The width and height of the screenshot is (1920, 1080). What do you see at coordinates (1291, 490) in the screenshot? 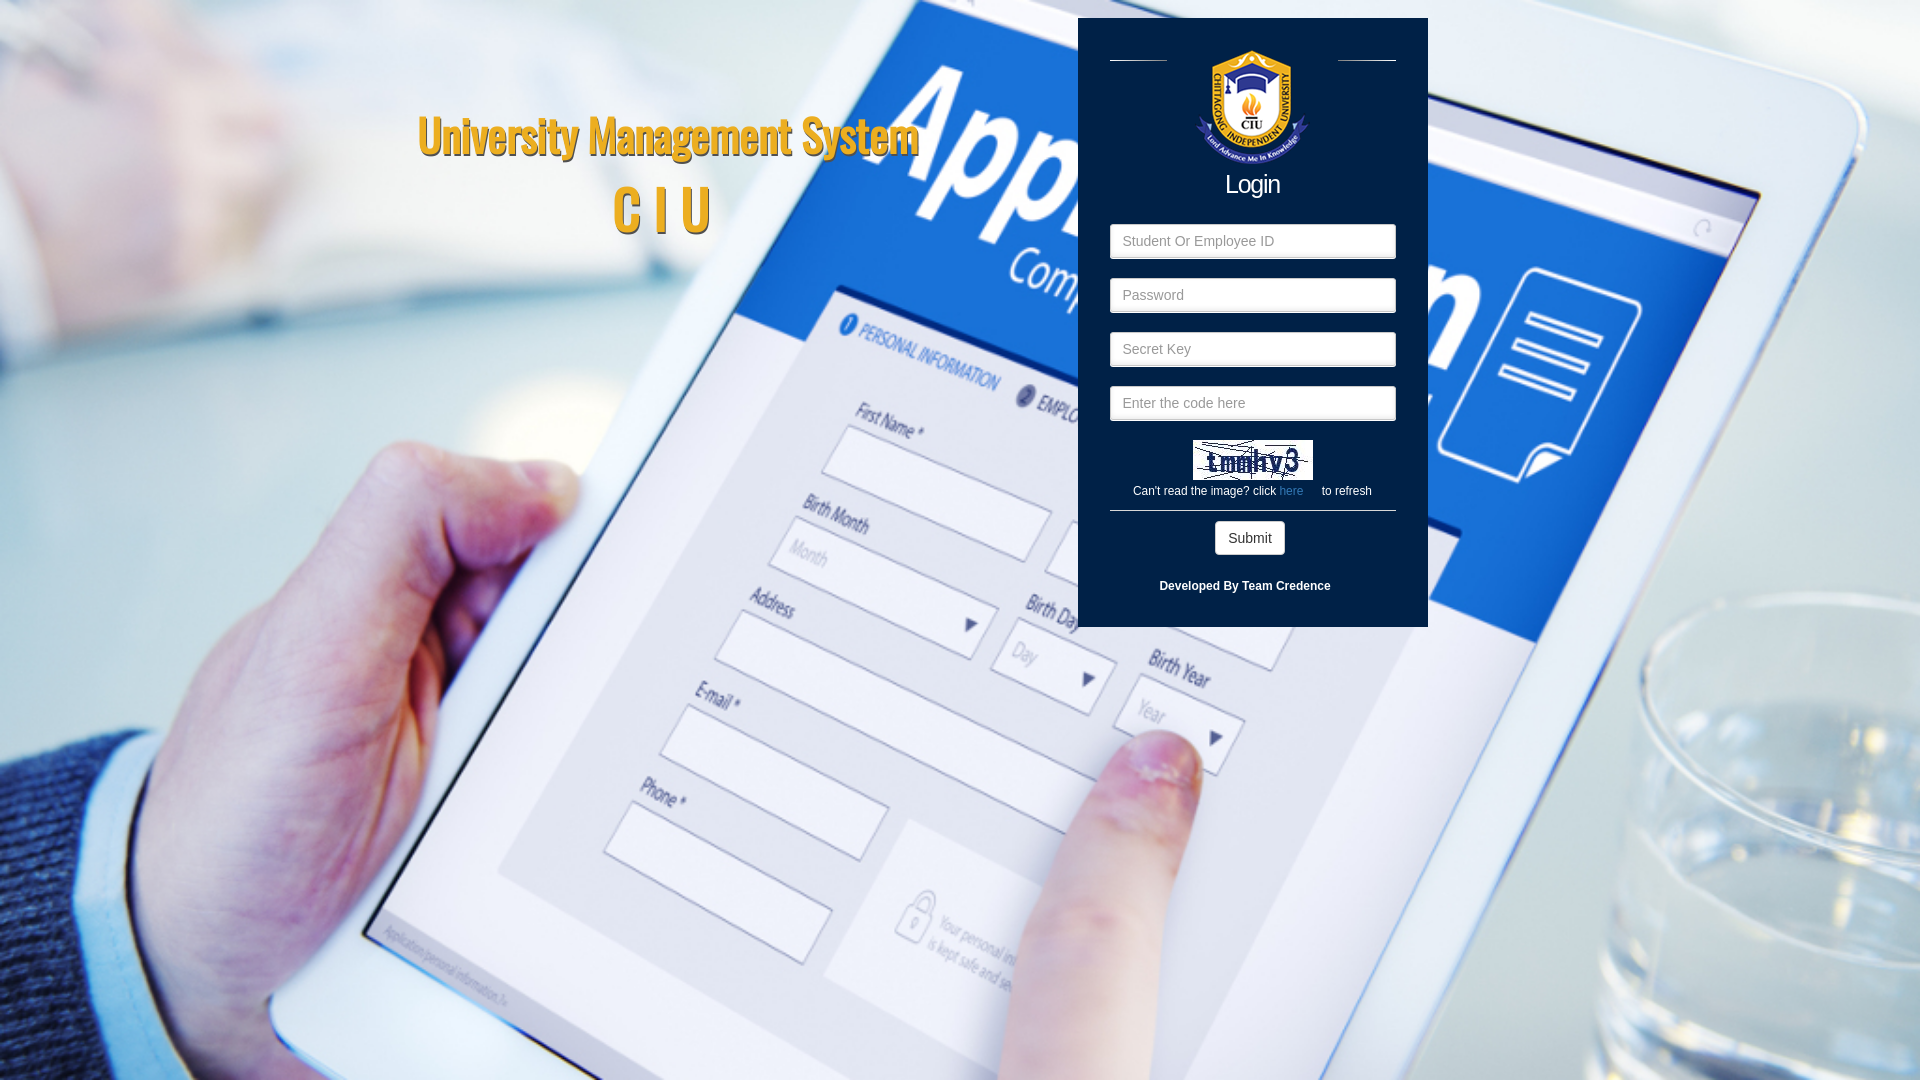
I see `'here'` at bounding box center [1291, 490].